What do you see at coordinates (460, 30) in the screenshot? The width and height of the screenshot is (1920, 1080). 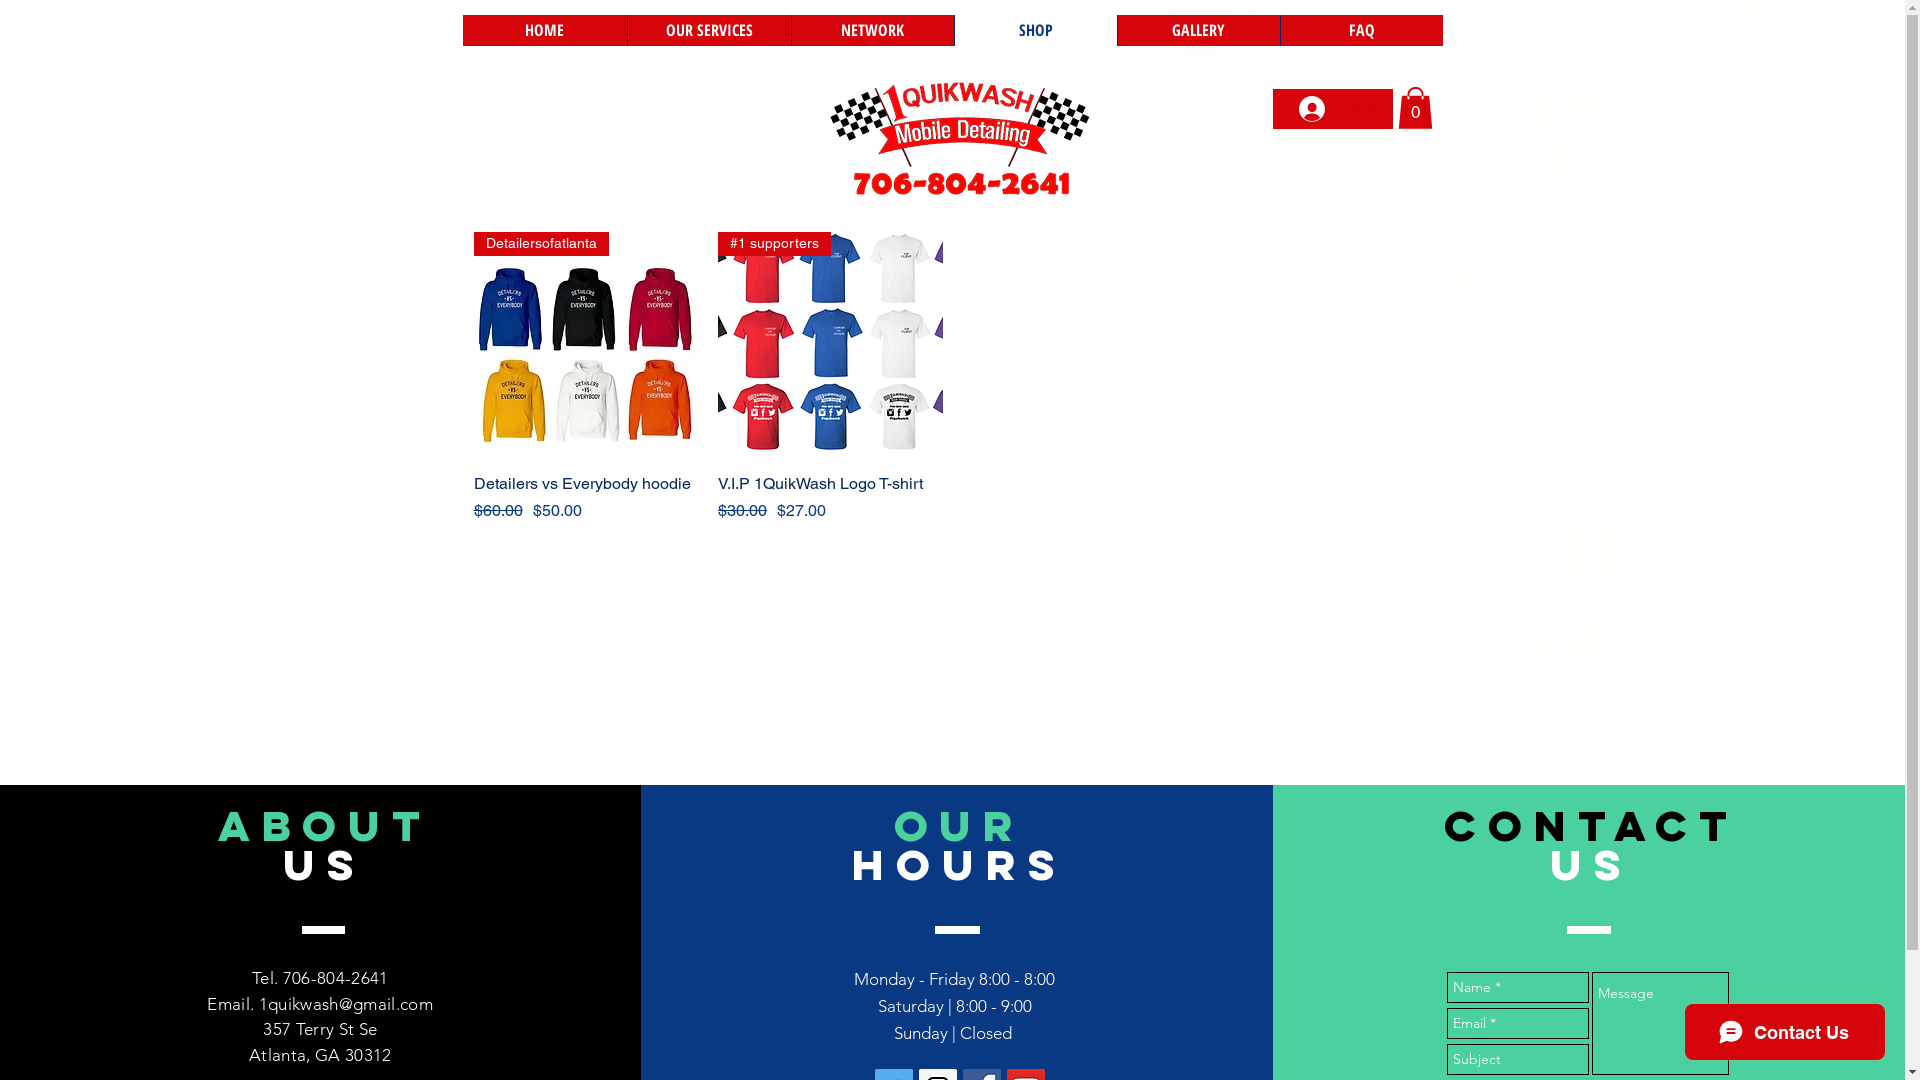 I see `'HOME'` at bounding box center [460, 30].